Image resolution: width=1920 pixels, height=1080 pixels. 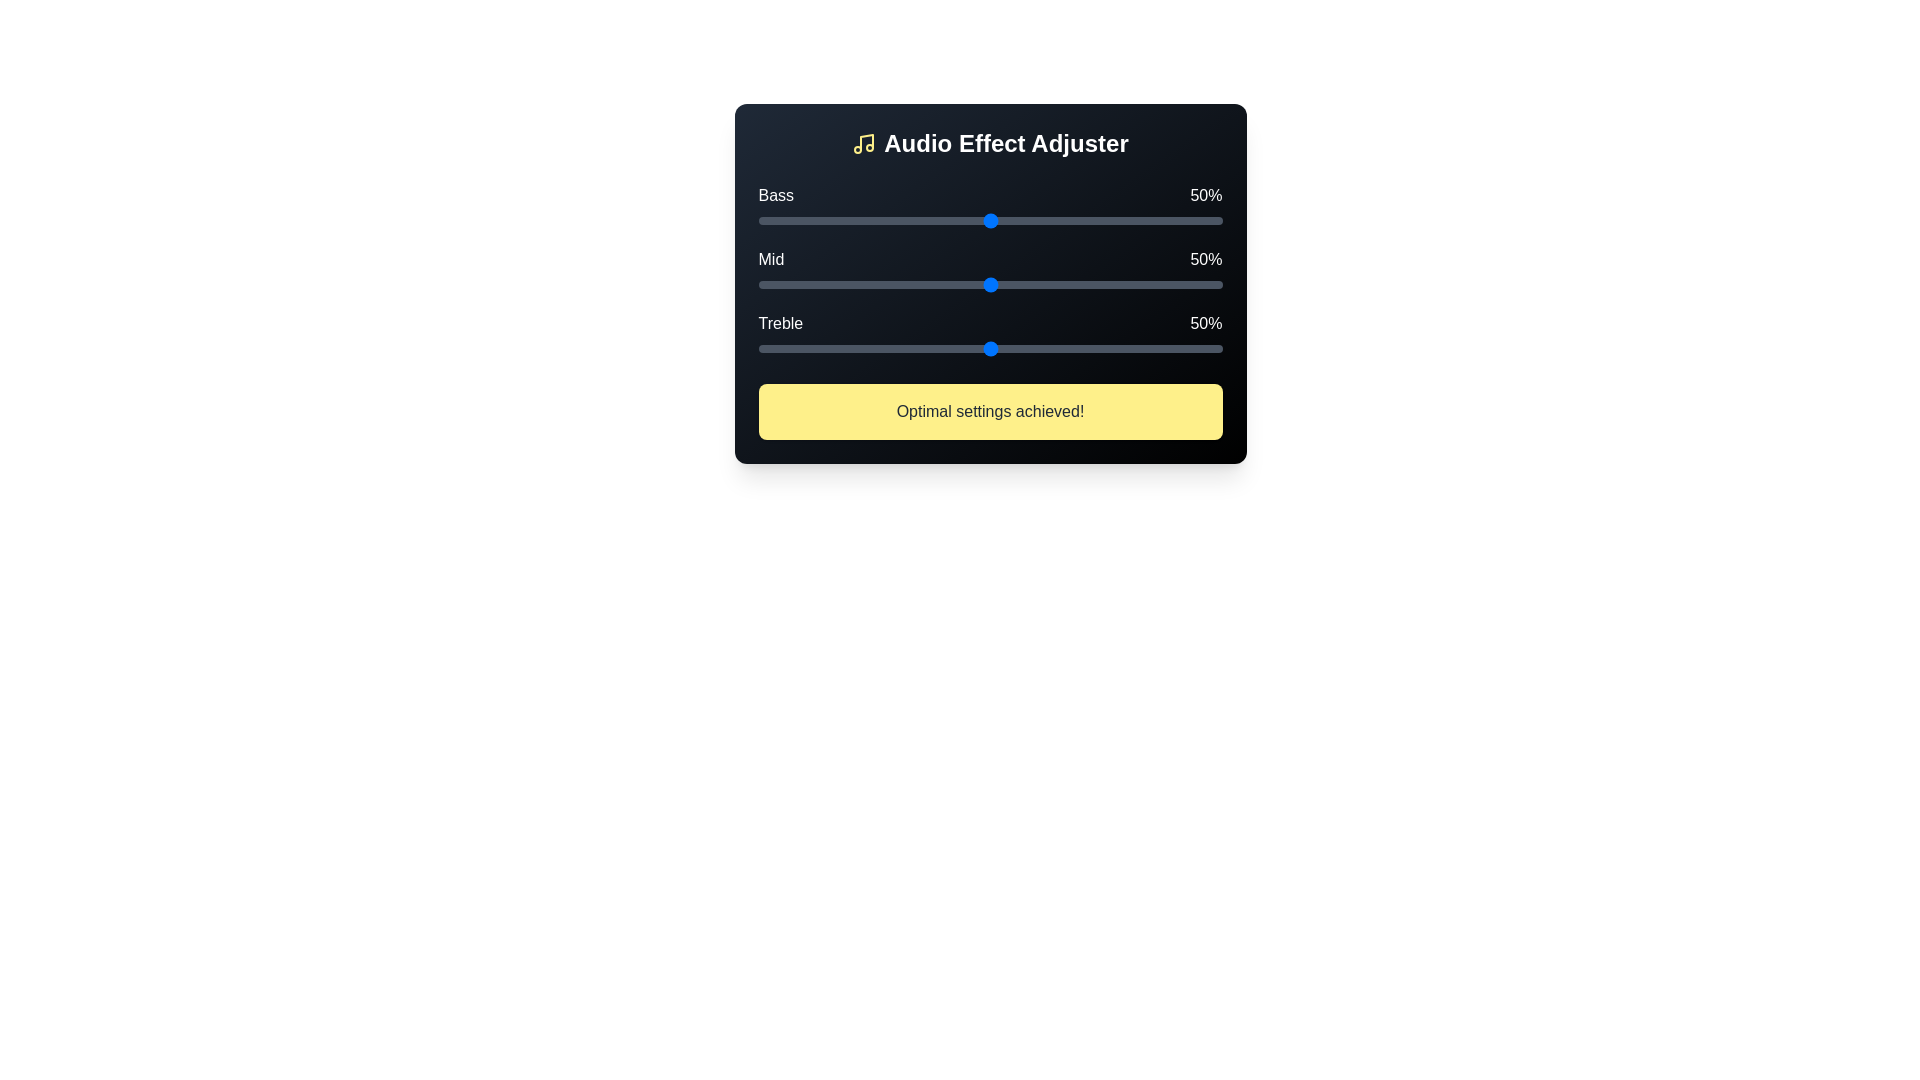 What do you see at coordinates (757, 285) in the screenshot?
I see `the 'Mid' slider to 0%` at bounding box center [757, 285].